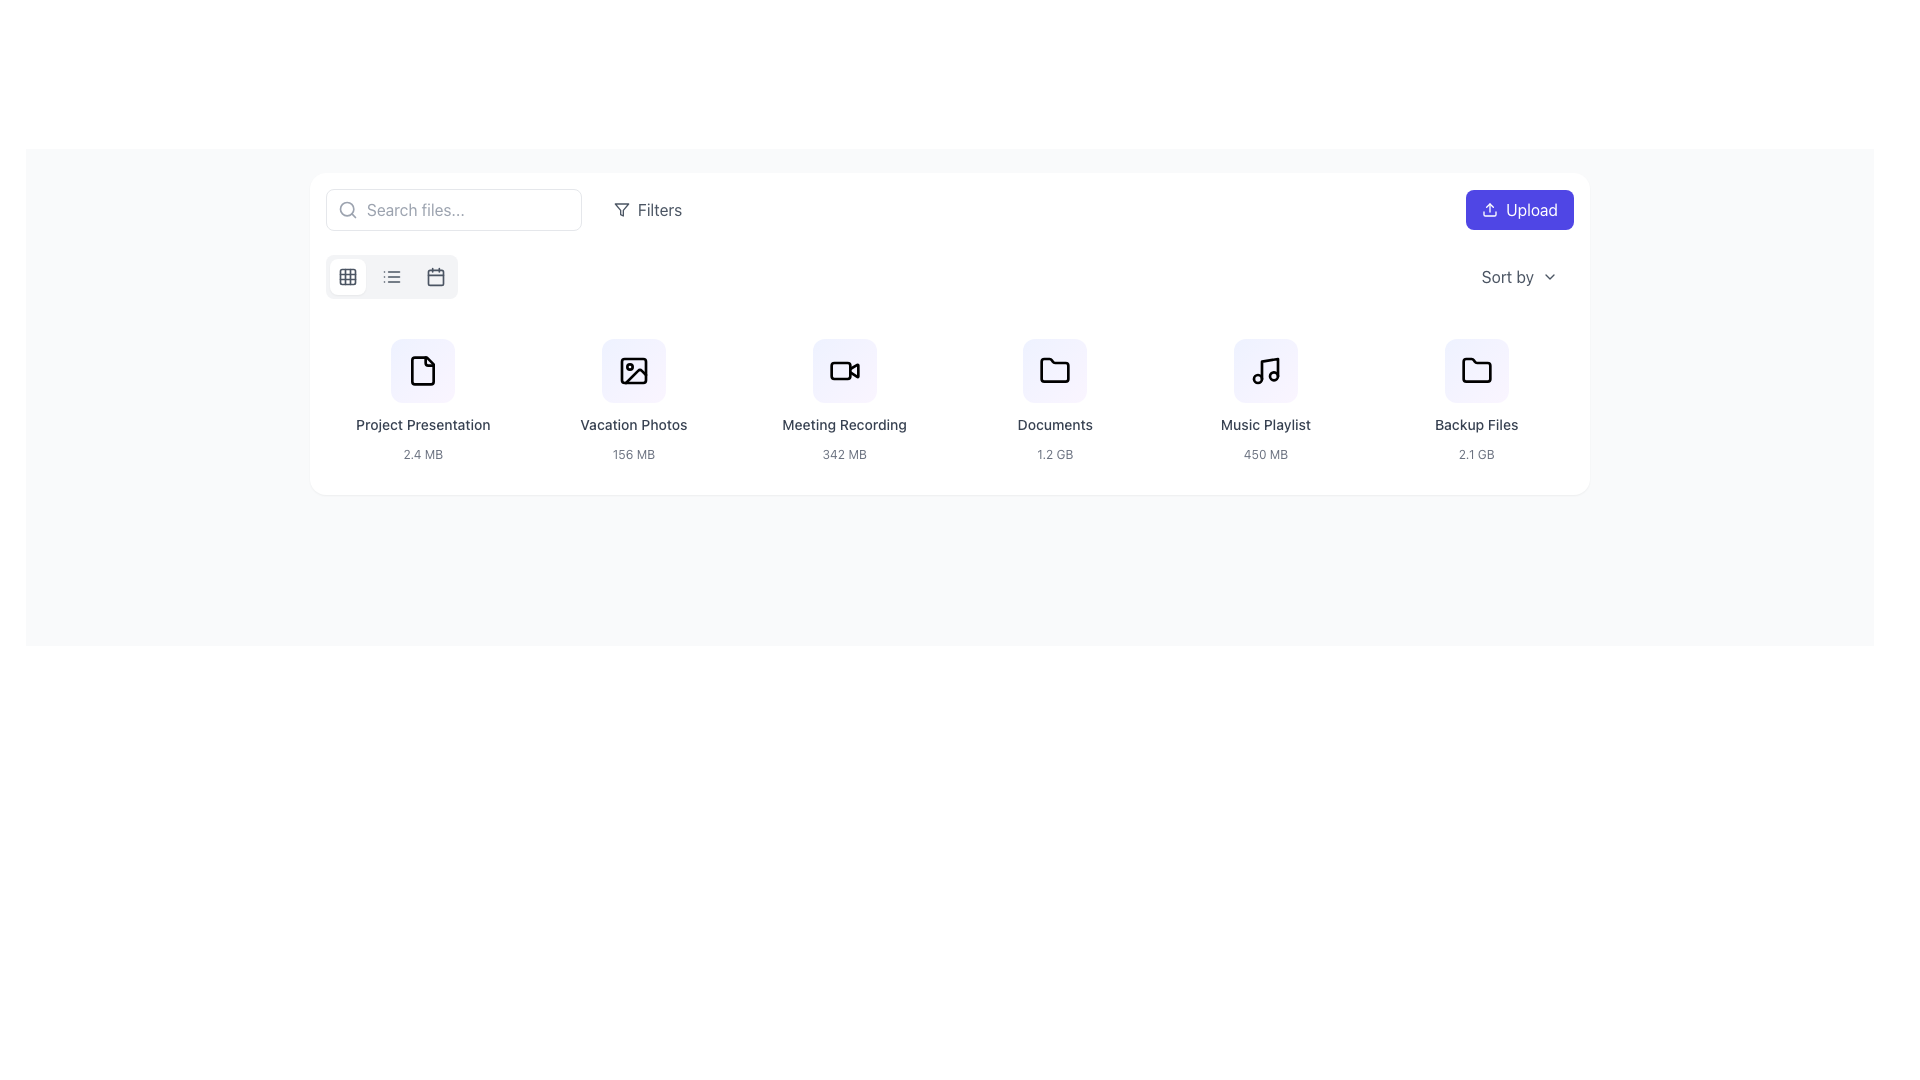 The width and height of the screenshot is (1920, 1080). I want to click on the small square button with a 3x3 grid pattern, so click(347, 277).